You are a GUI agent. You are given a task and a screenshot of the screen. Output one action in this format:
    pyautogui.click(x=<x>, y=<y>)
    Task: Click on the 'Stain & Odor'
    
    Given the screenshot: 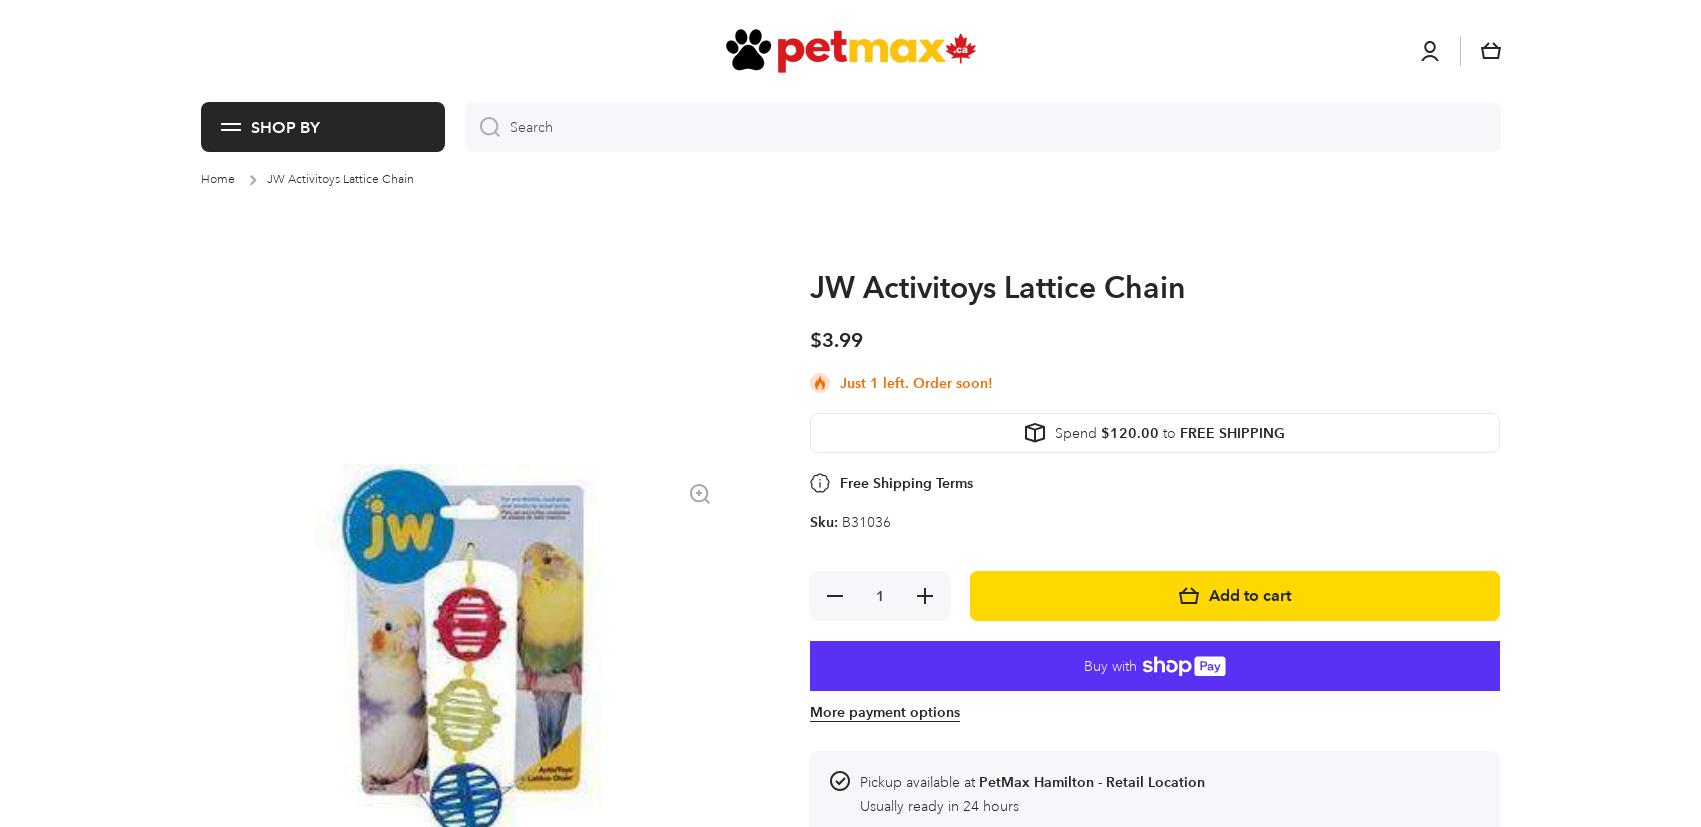 What is the action you would take?
    pyautogui.click(x=742, y=25)
    